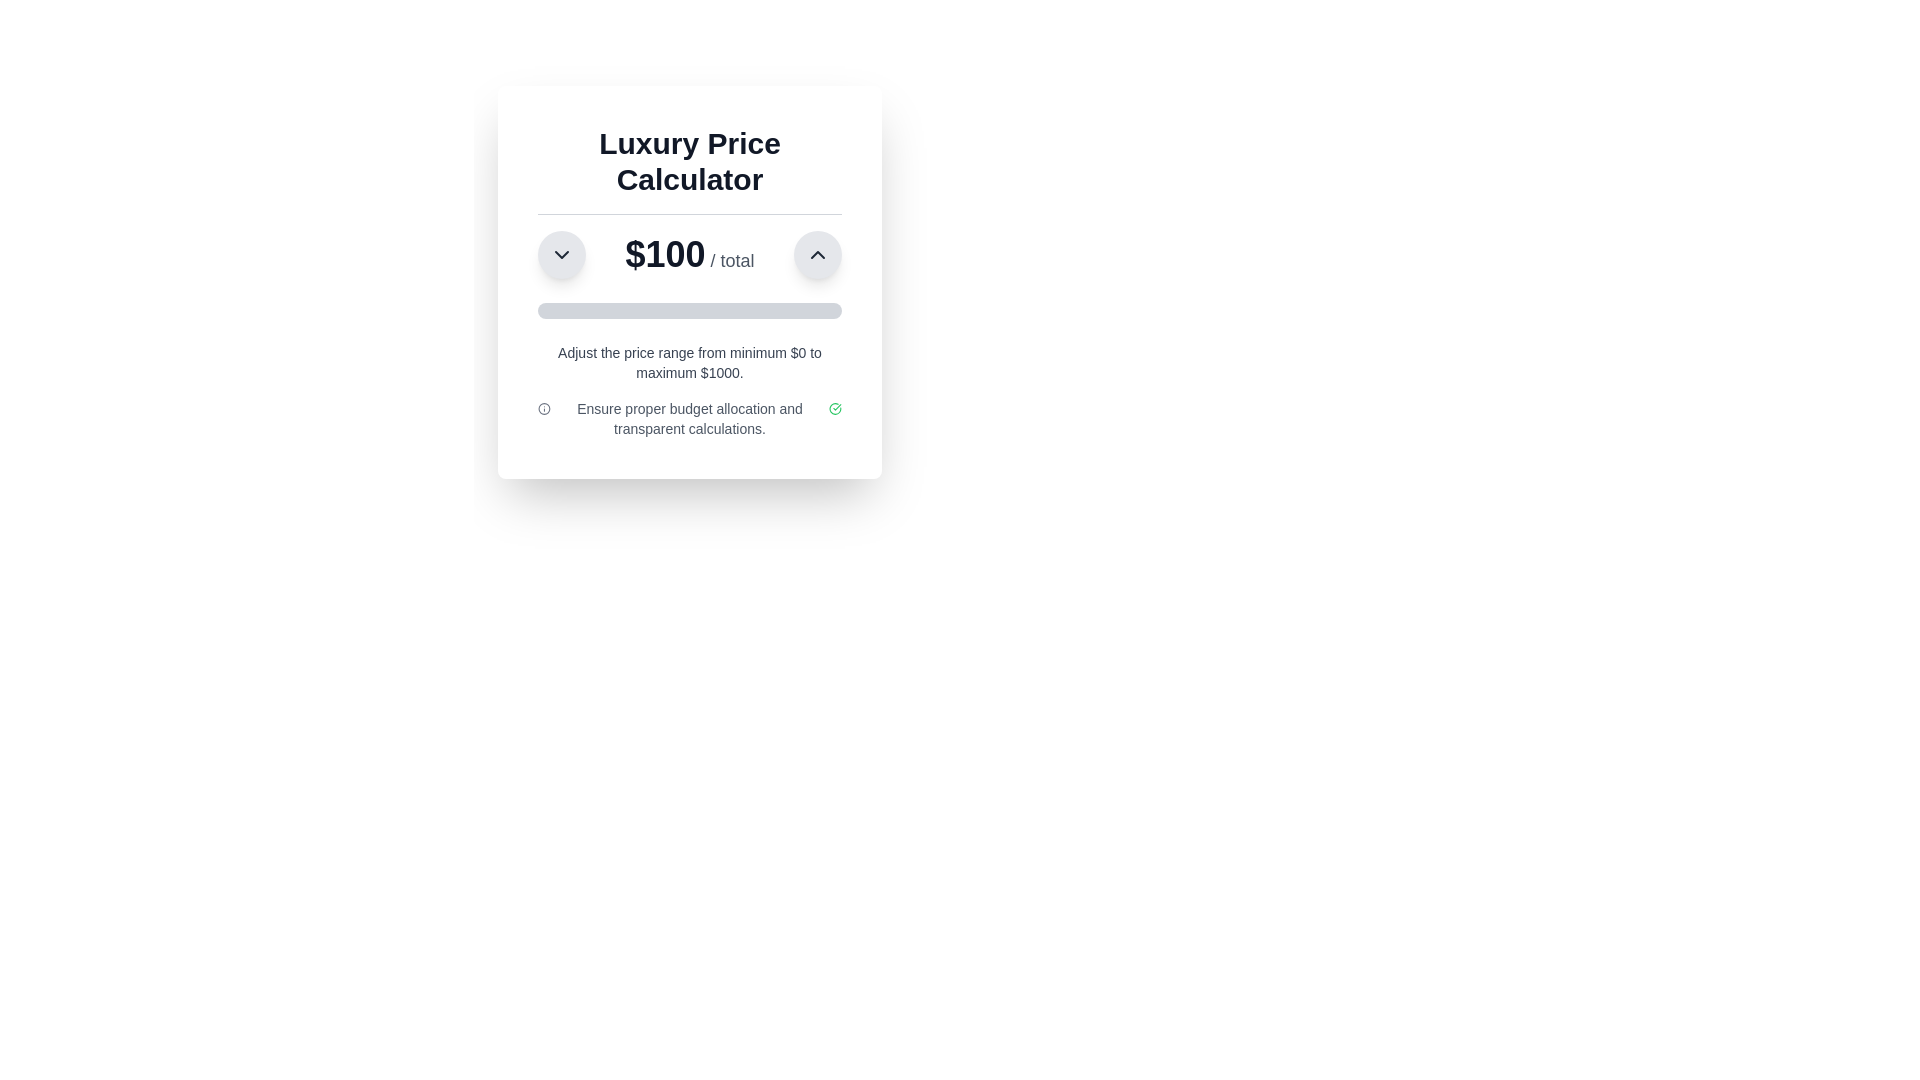  Describe the element at coordinates (690, 311) in the screenshot. I see `the progress visually on the progress bar located within the 'Luxury Price Calculator' card layout, situated below the '$100 / total' text and above the label 'Adjust the price range from minimum $0 to maximum $1000.'` at that location.